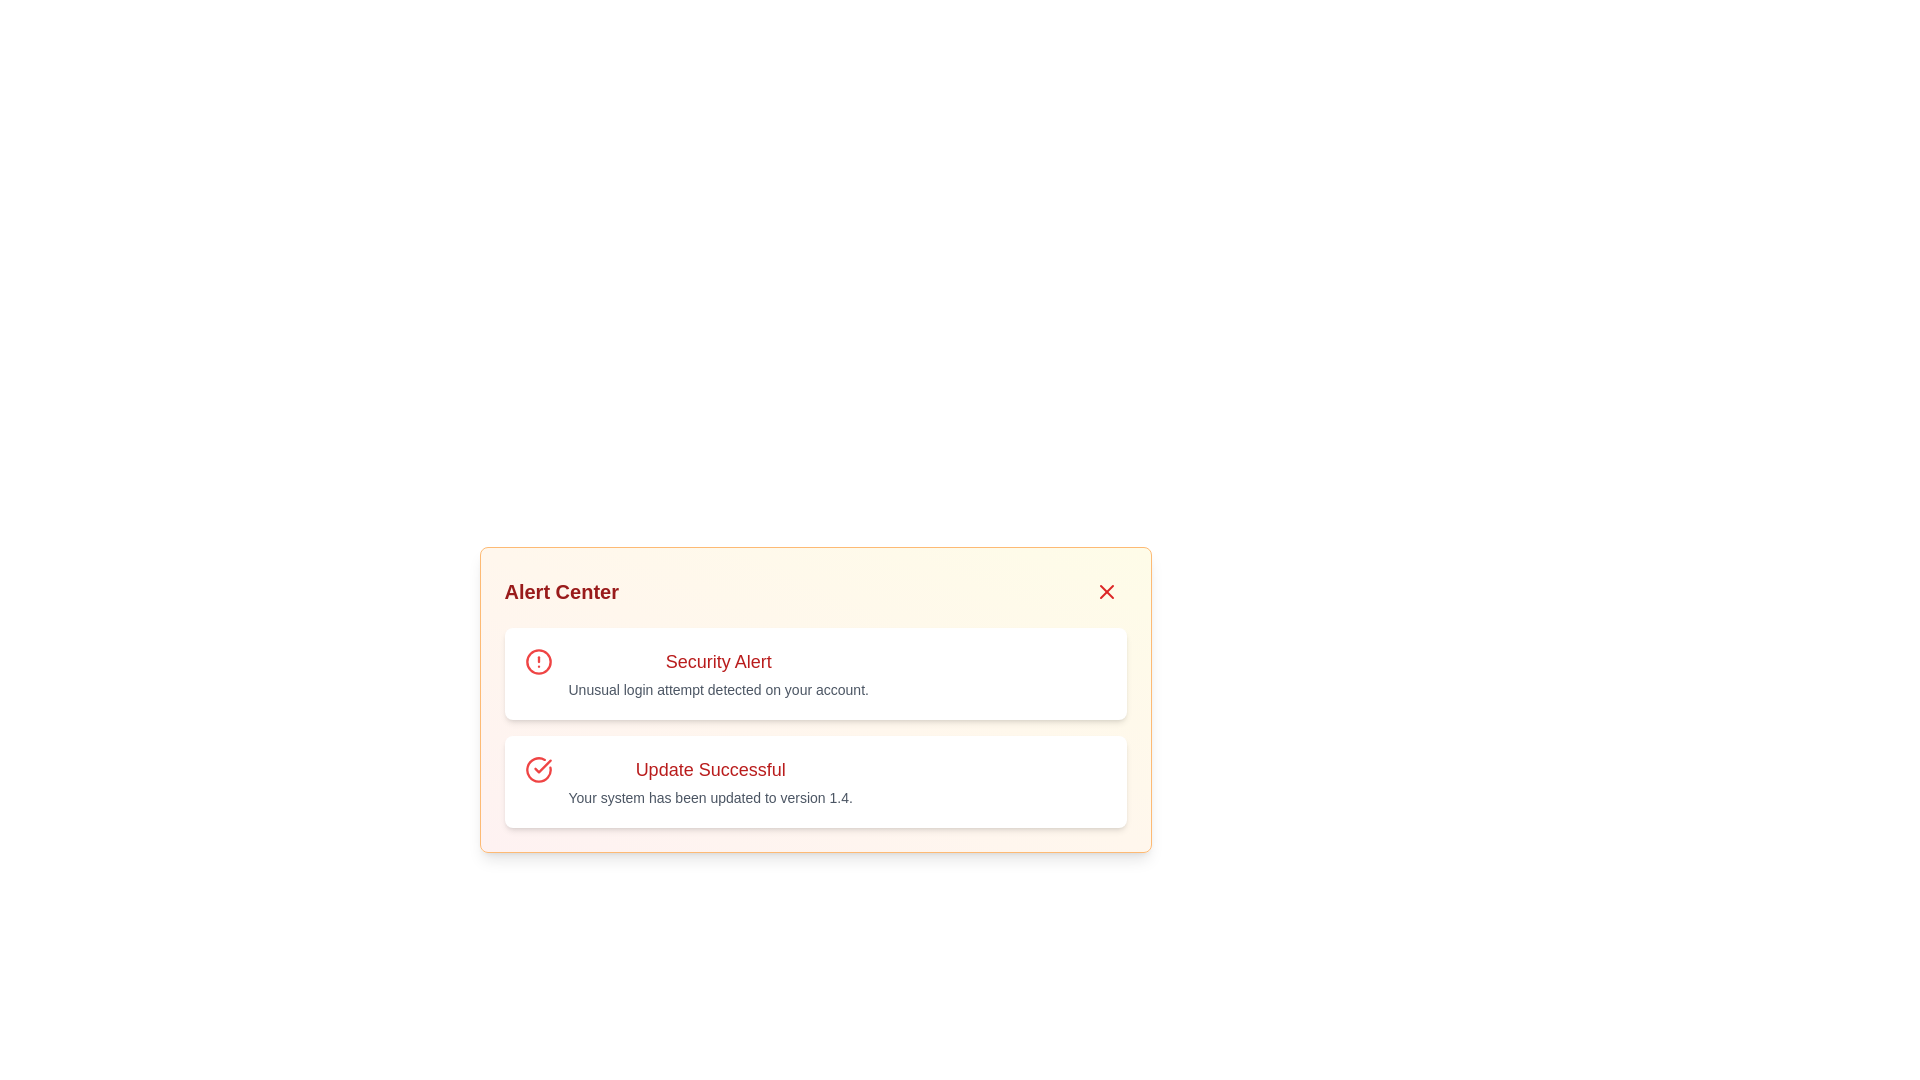 Image resolution: width=1920 pixels, height=1080 pixels. What do you see at coordinates (718, 662) in the screenshot?
I see `the Text Label that serves as the title or headline for the notification, located in the top section of the first notification card under the 'Alert Center' panel` at bounding box center [718, 662].